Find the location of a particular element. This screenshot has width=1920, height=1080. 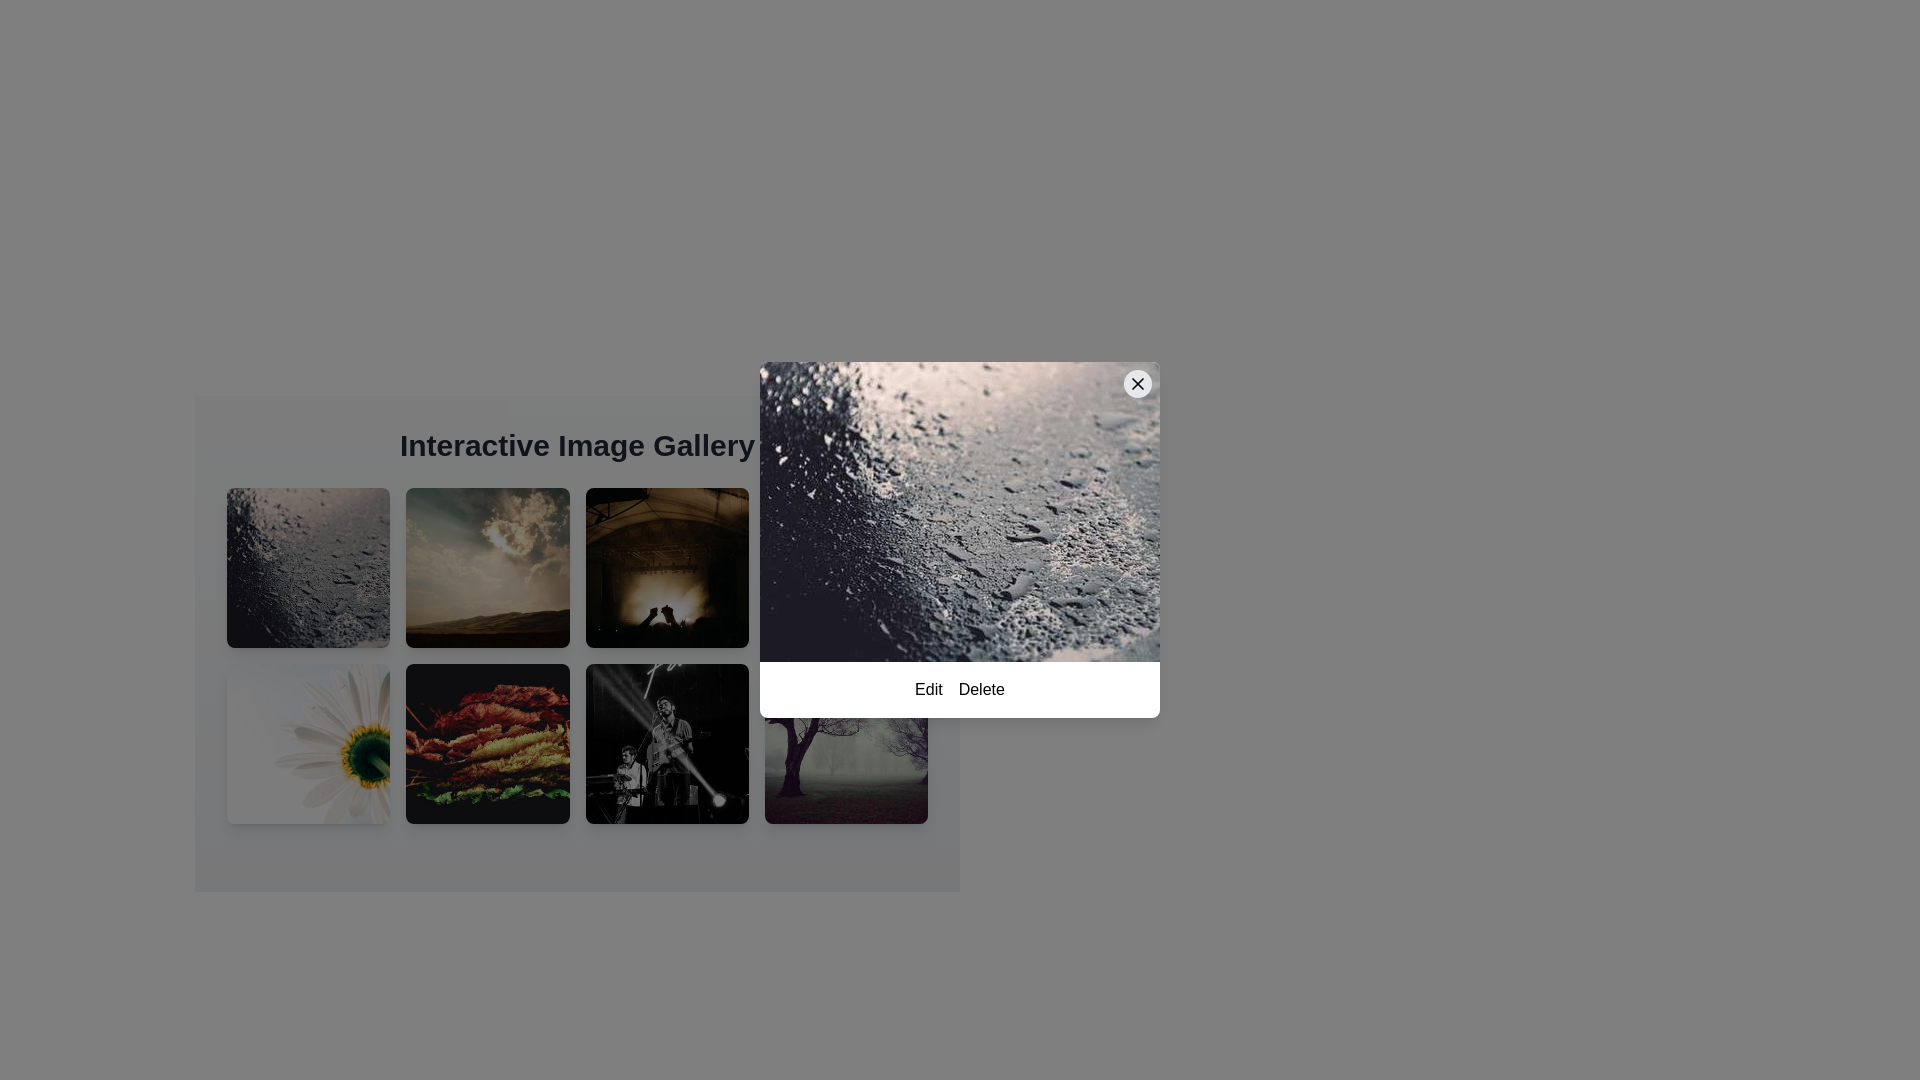

the image tile located in the second row, second column of the gallery grid is located at coordinates (487, 744).